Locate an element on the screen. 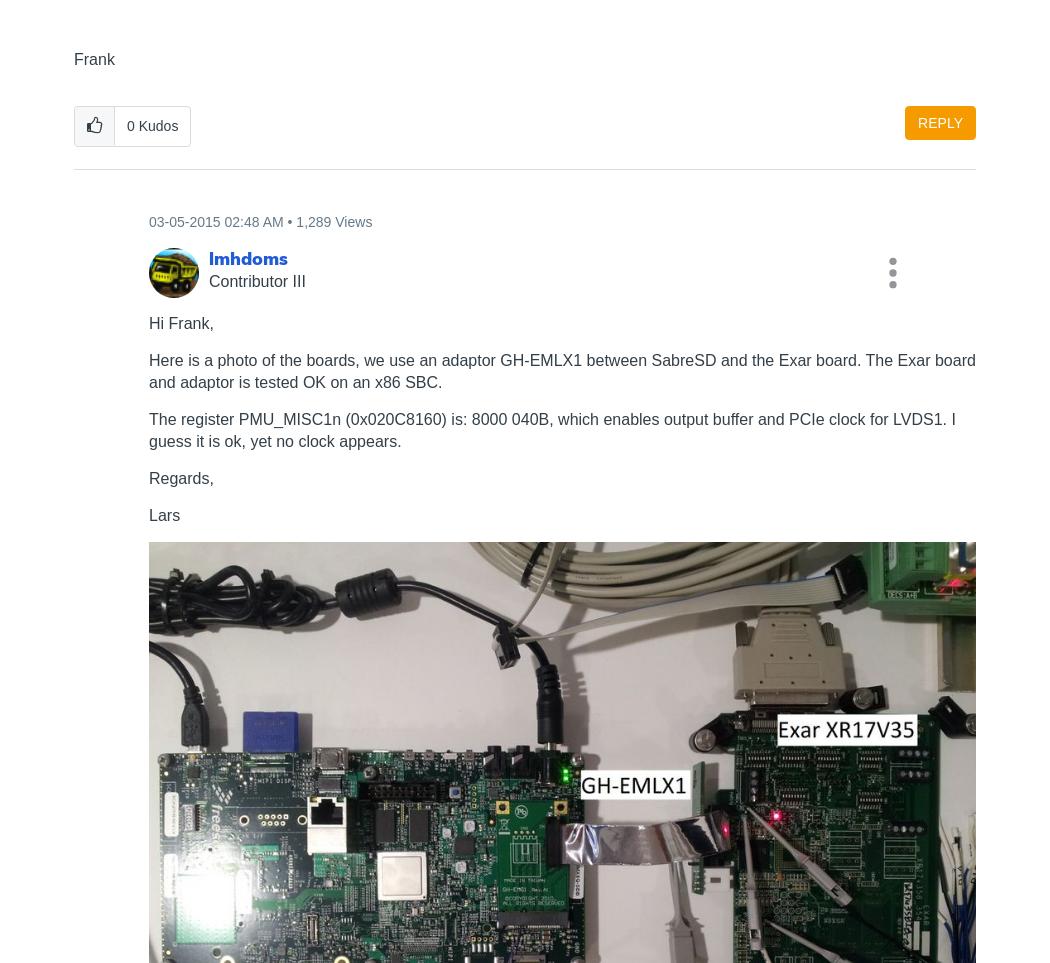 The width and height of the screenshot is (1050, 963). 'Frank' is located at coordinates (73, 58).